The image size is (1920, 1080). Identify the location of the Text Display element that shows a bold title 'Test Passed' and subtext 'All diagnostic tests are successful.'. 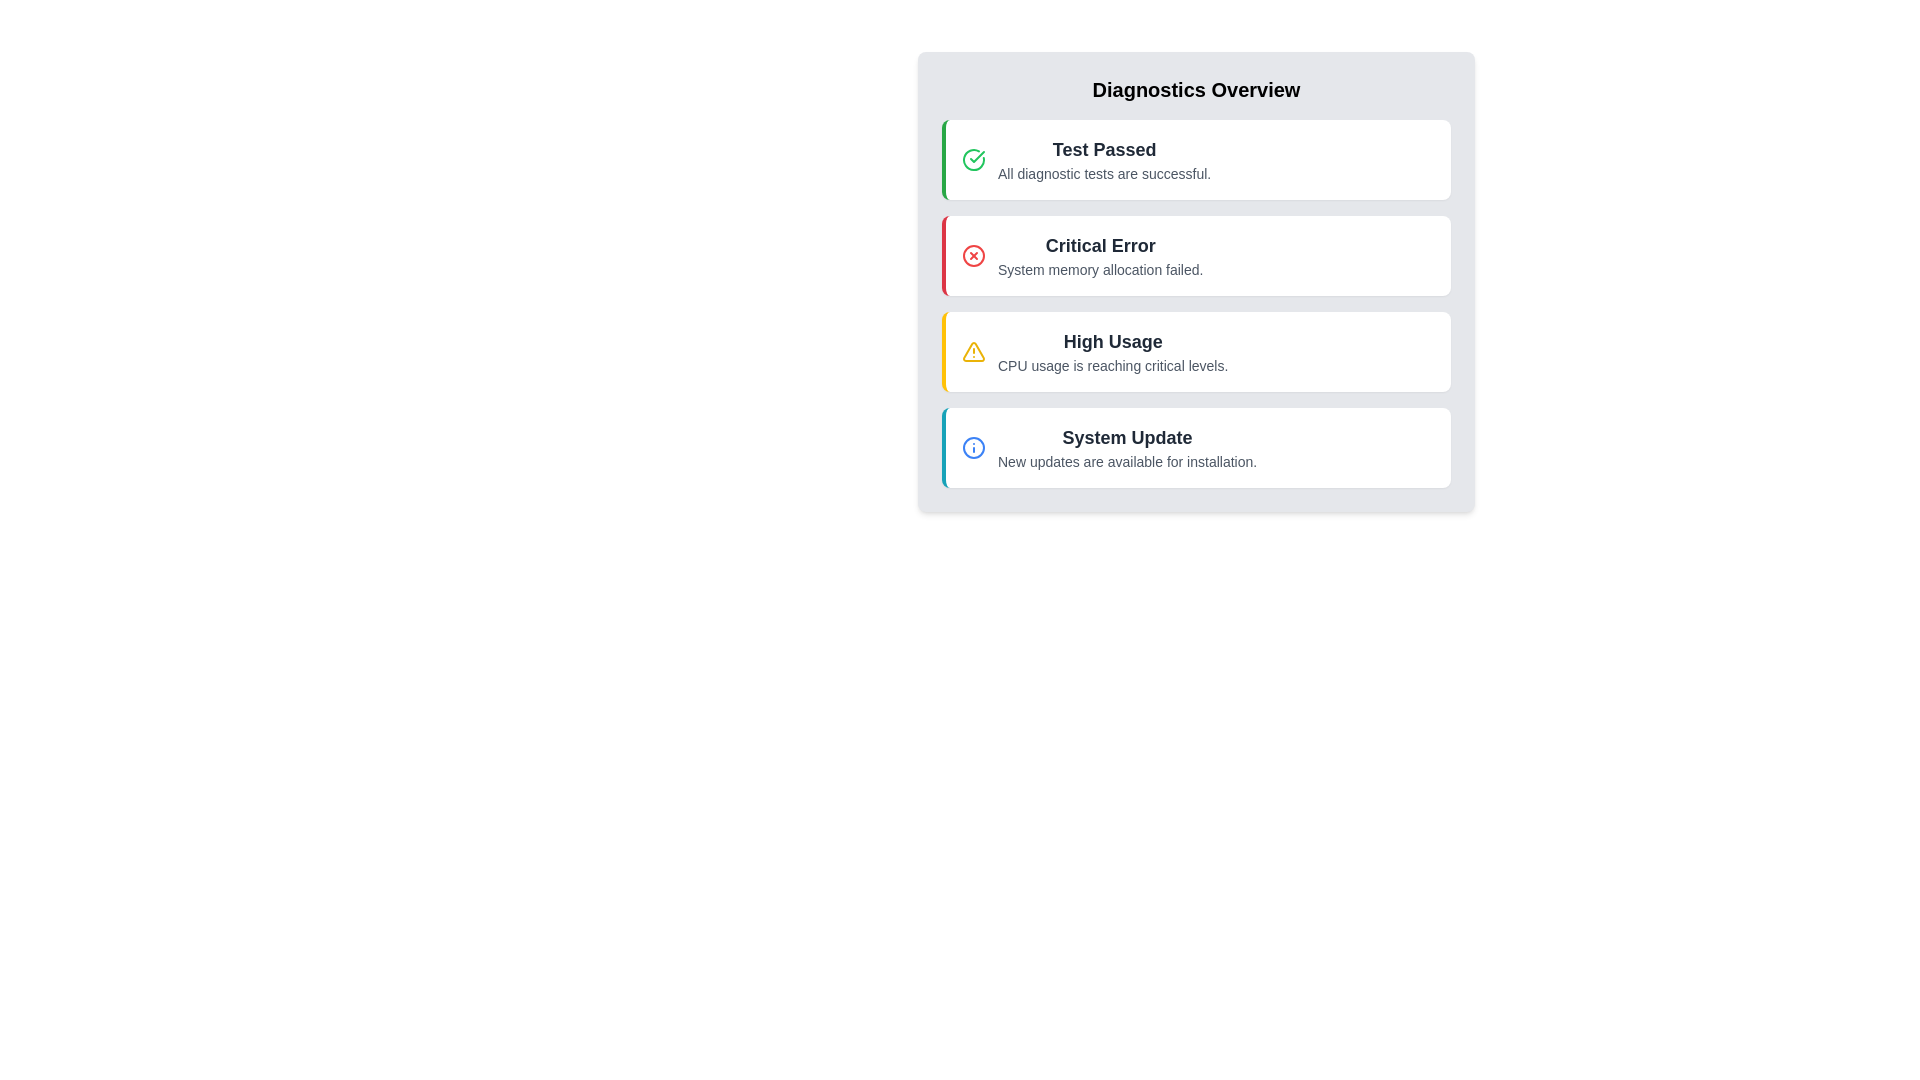
(1103, 158).